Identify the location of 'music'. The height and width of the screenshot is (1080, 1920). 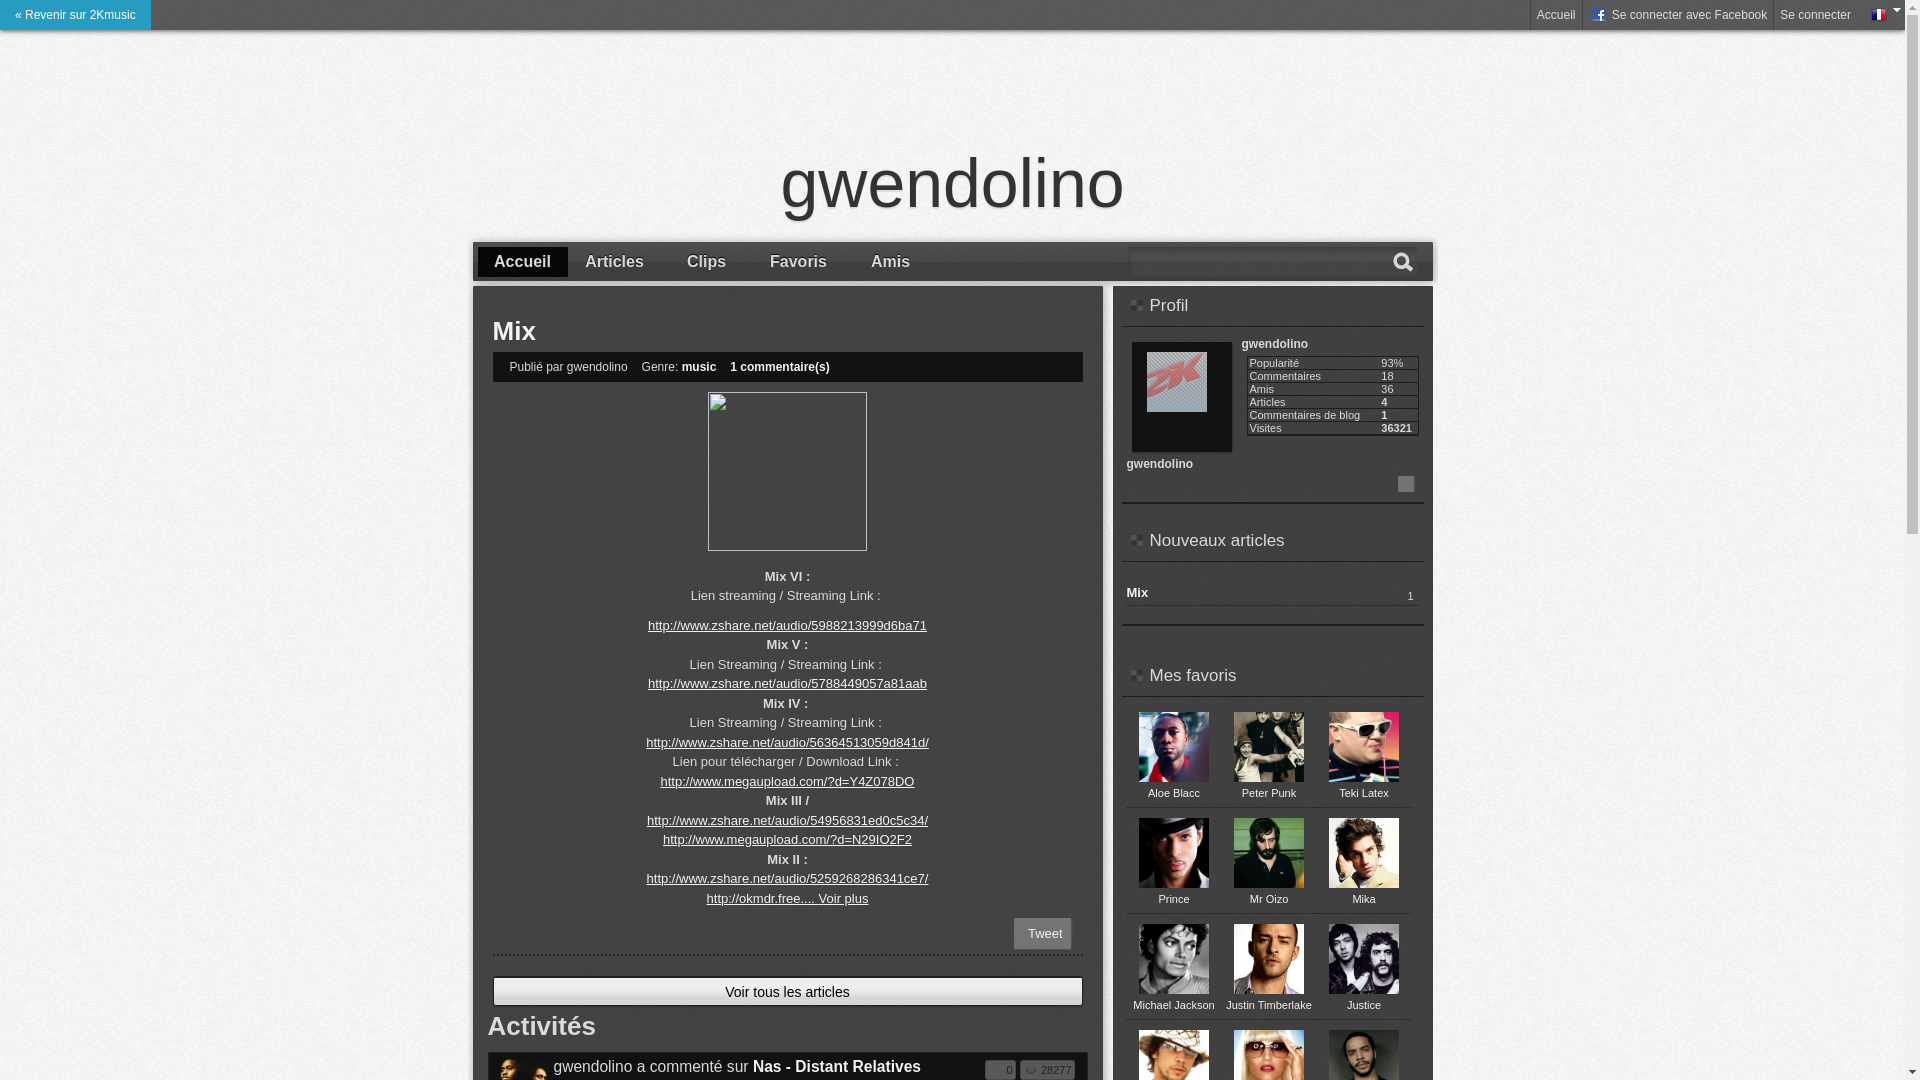
(699, 366).